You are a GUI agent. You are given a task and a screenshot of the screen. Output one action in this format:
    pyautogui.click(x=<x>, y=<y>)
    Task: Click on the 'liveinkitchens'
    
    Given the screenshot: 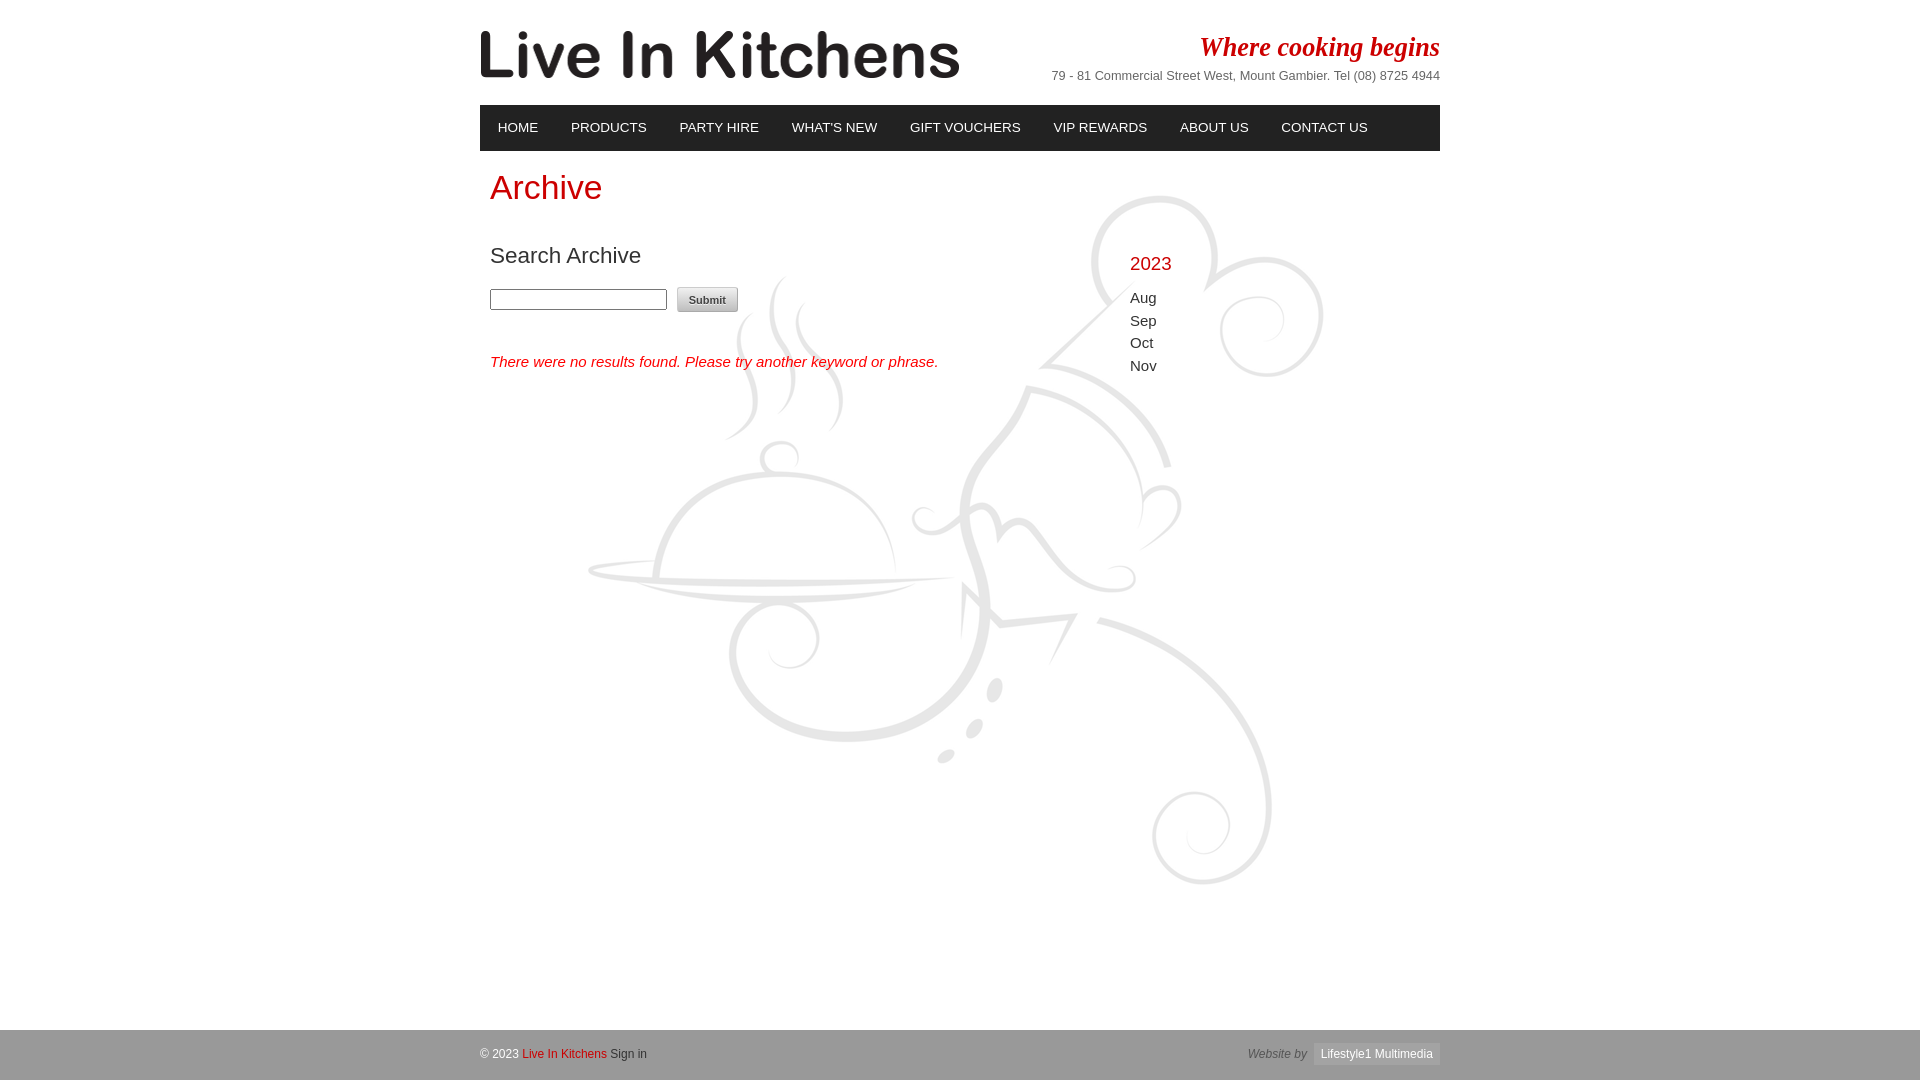 What is the action you would take?
    pyautogui.click(x=720, y=72)
    